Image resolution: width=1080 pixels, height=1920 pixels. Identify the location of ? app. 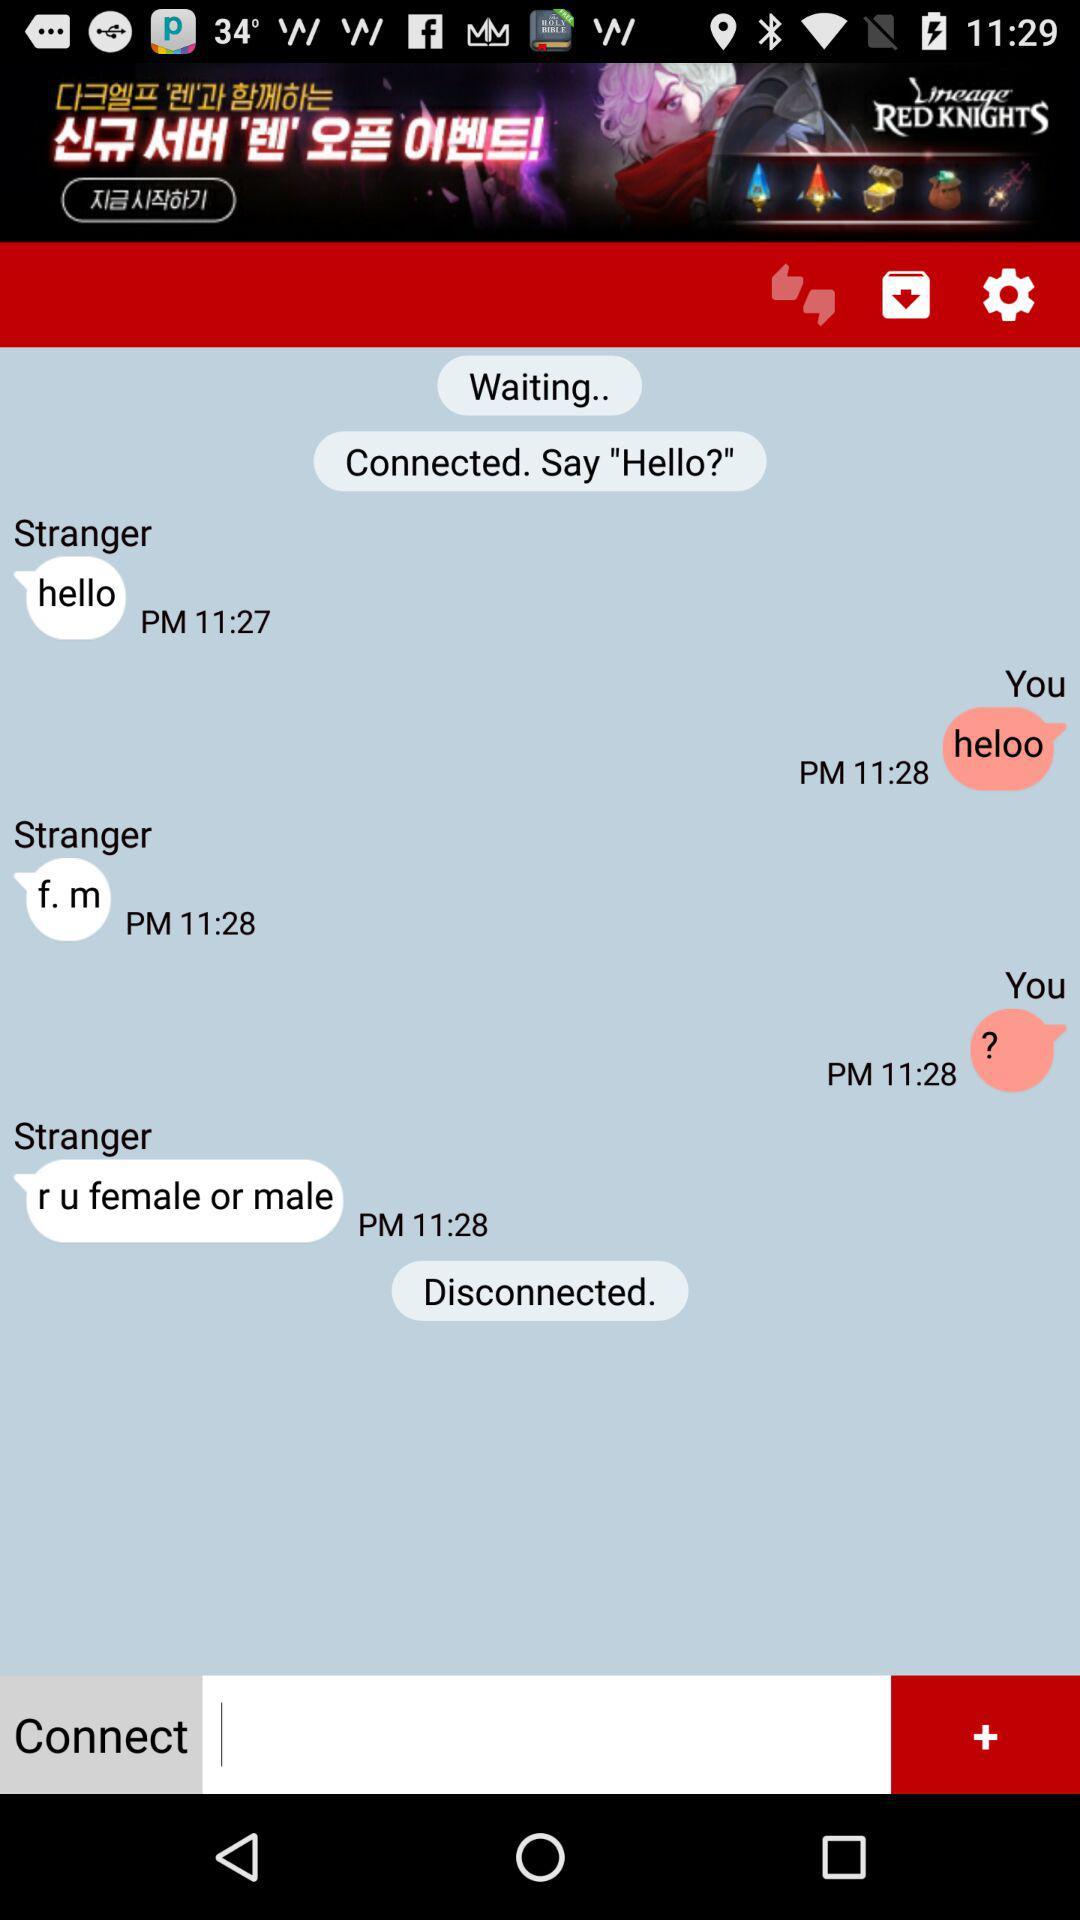
(1018, 1050).